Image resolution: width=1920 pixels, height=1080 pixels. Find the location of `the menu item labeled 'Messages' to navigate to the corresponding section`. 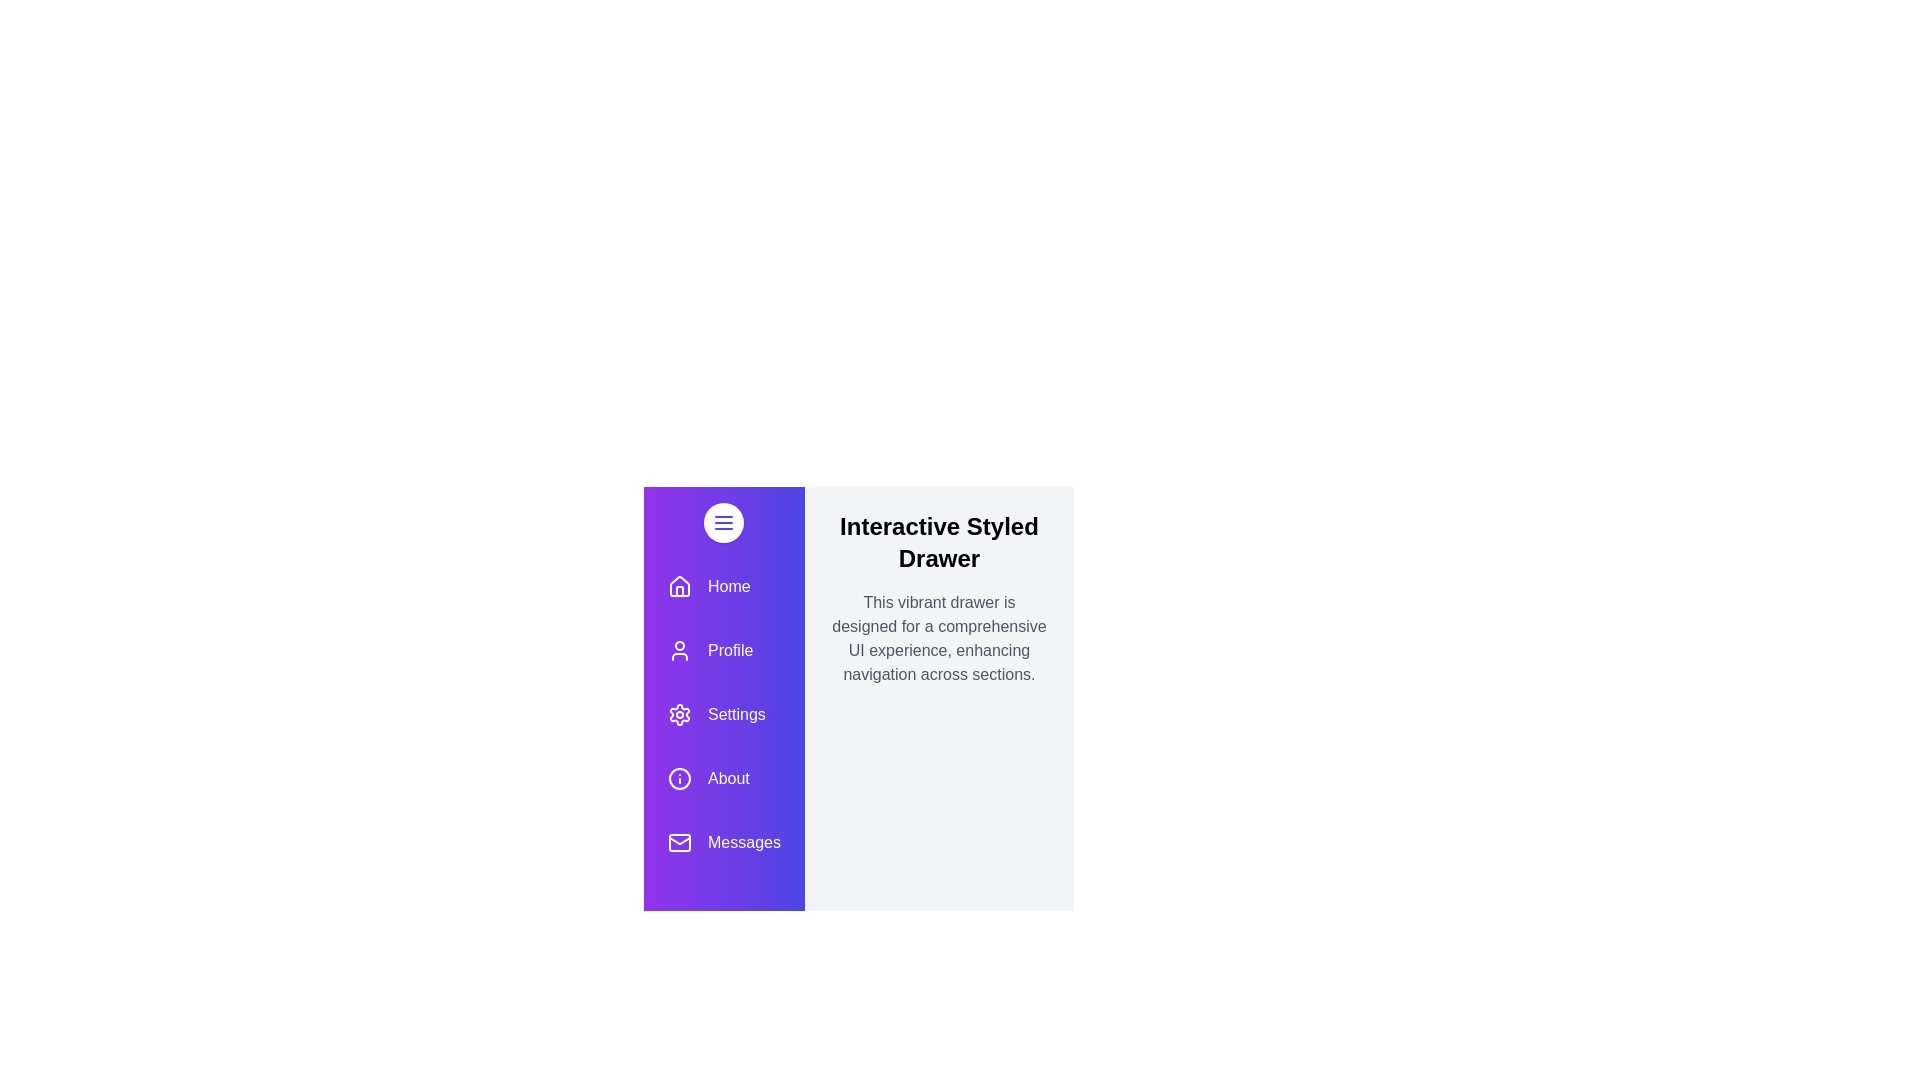

the menu item labeled 'Messages' to navigate to the corresponding section is located at coordinates (723, 843).